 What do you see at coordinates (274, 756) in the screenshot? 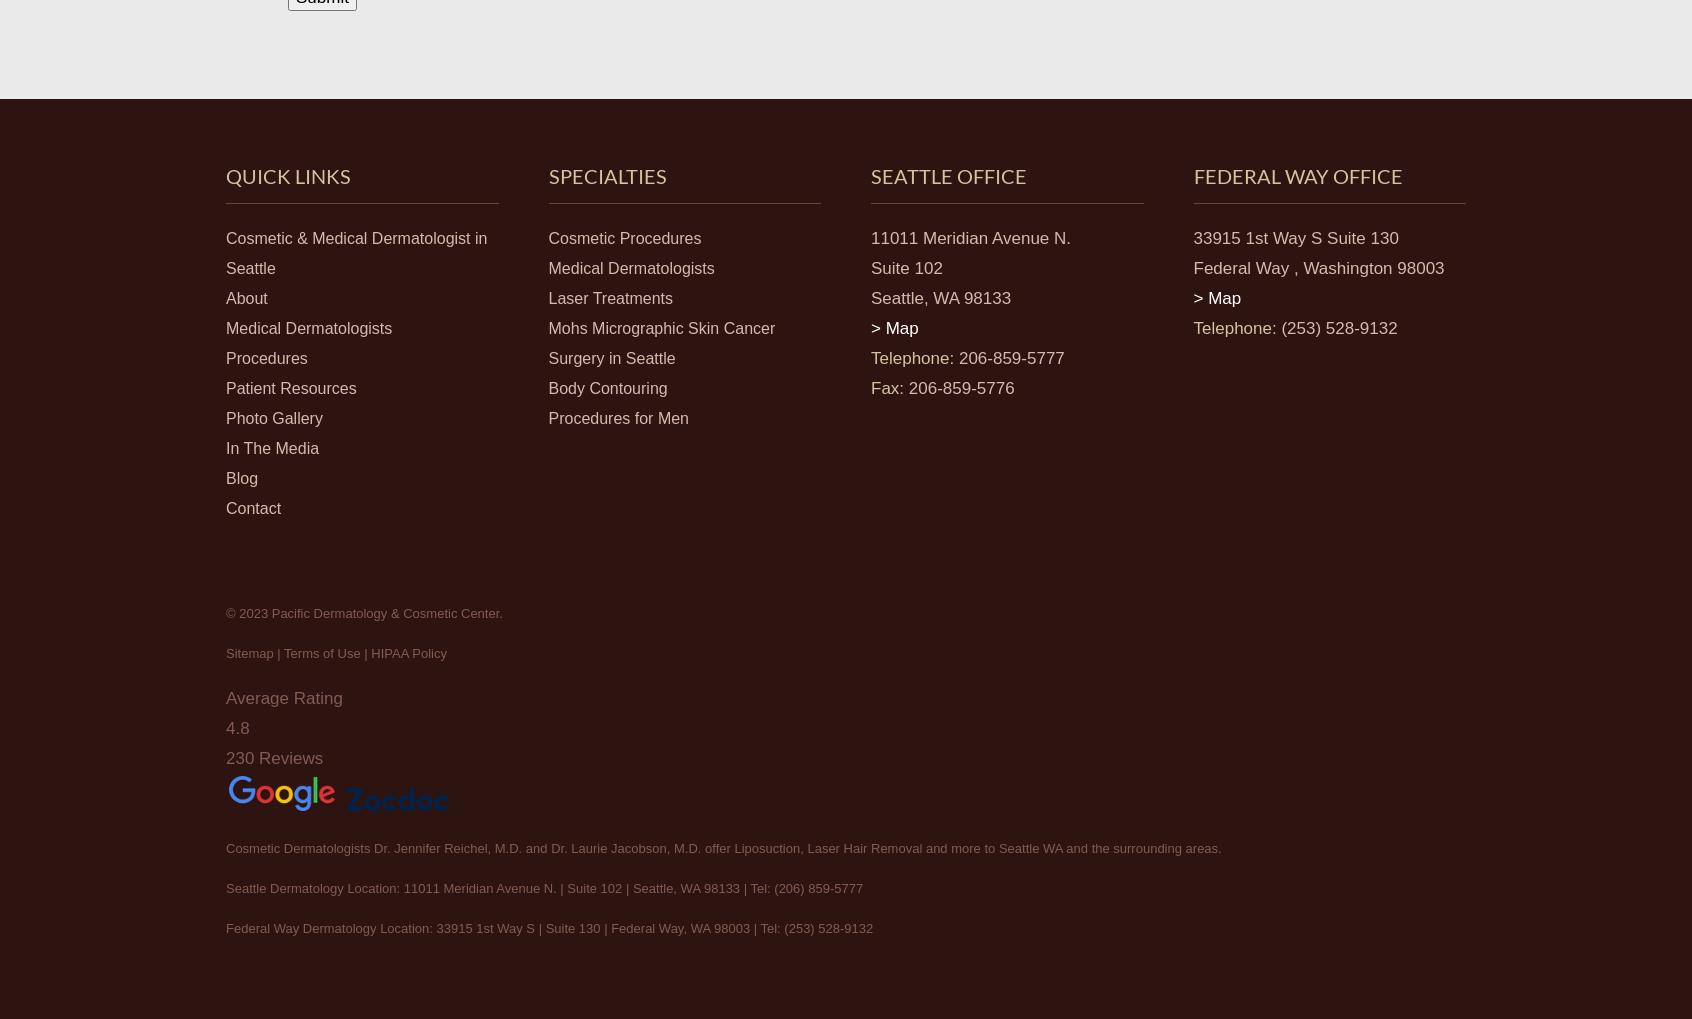
I see `'230 Reviews'` at bounding box center [274, 756].